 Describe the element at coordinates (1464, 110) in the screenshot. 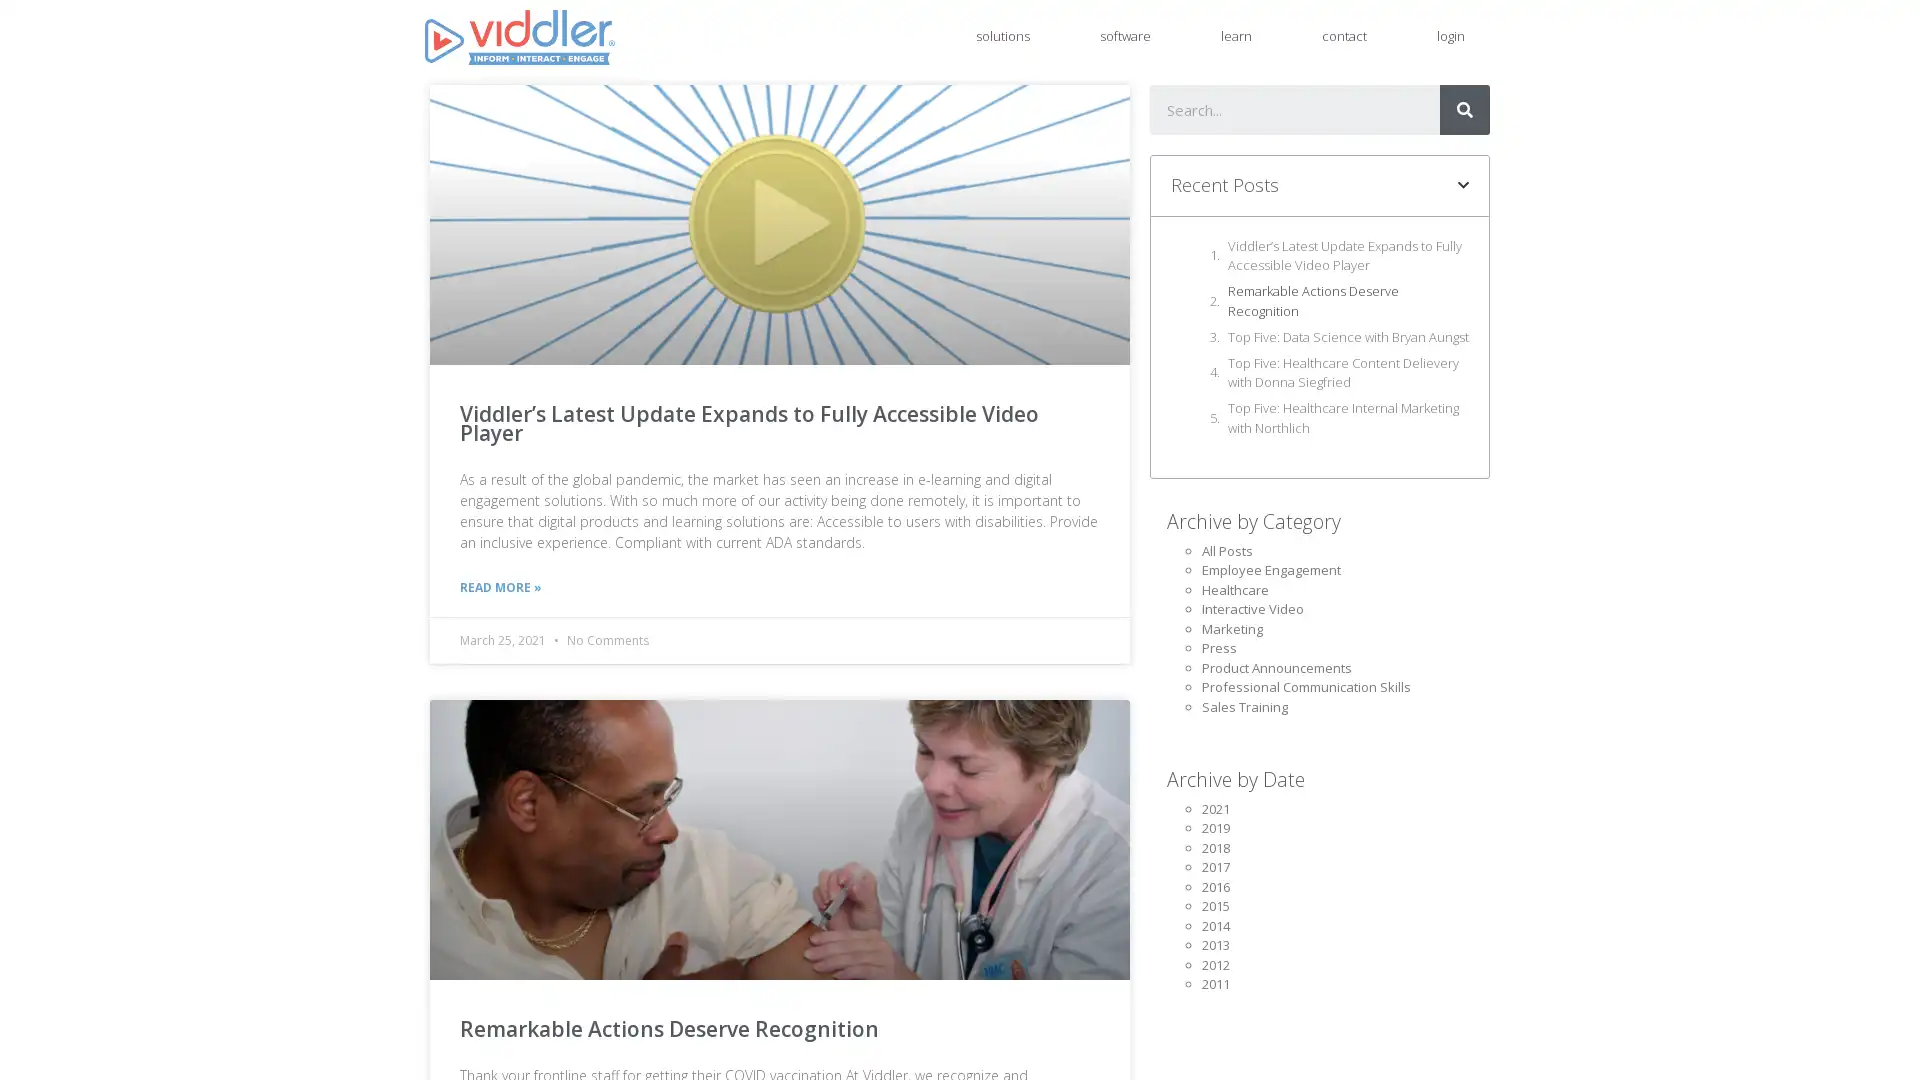

I see `Search` at that location.